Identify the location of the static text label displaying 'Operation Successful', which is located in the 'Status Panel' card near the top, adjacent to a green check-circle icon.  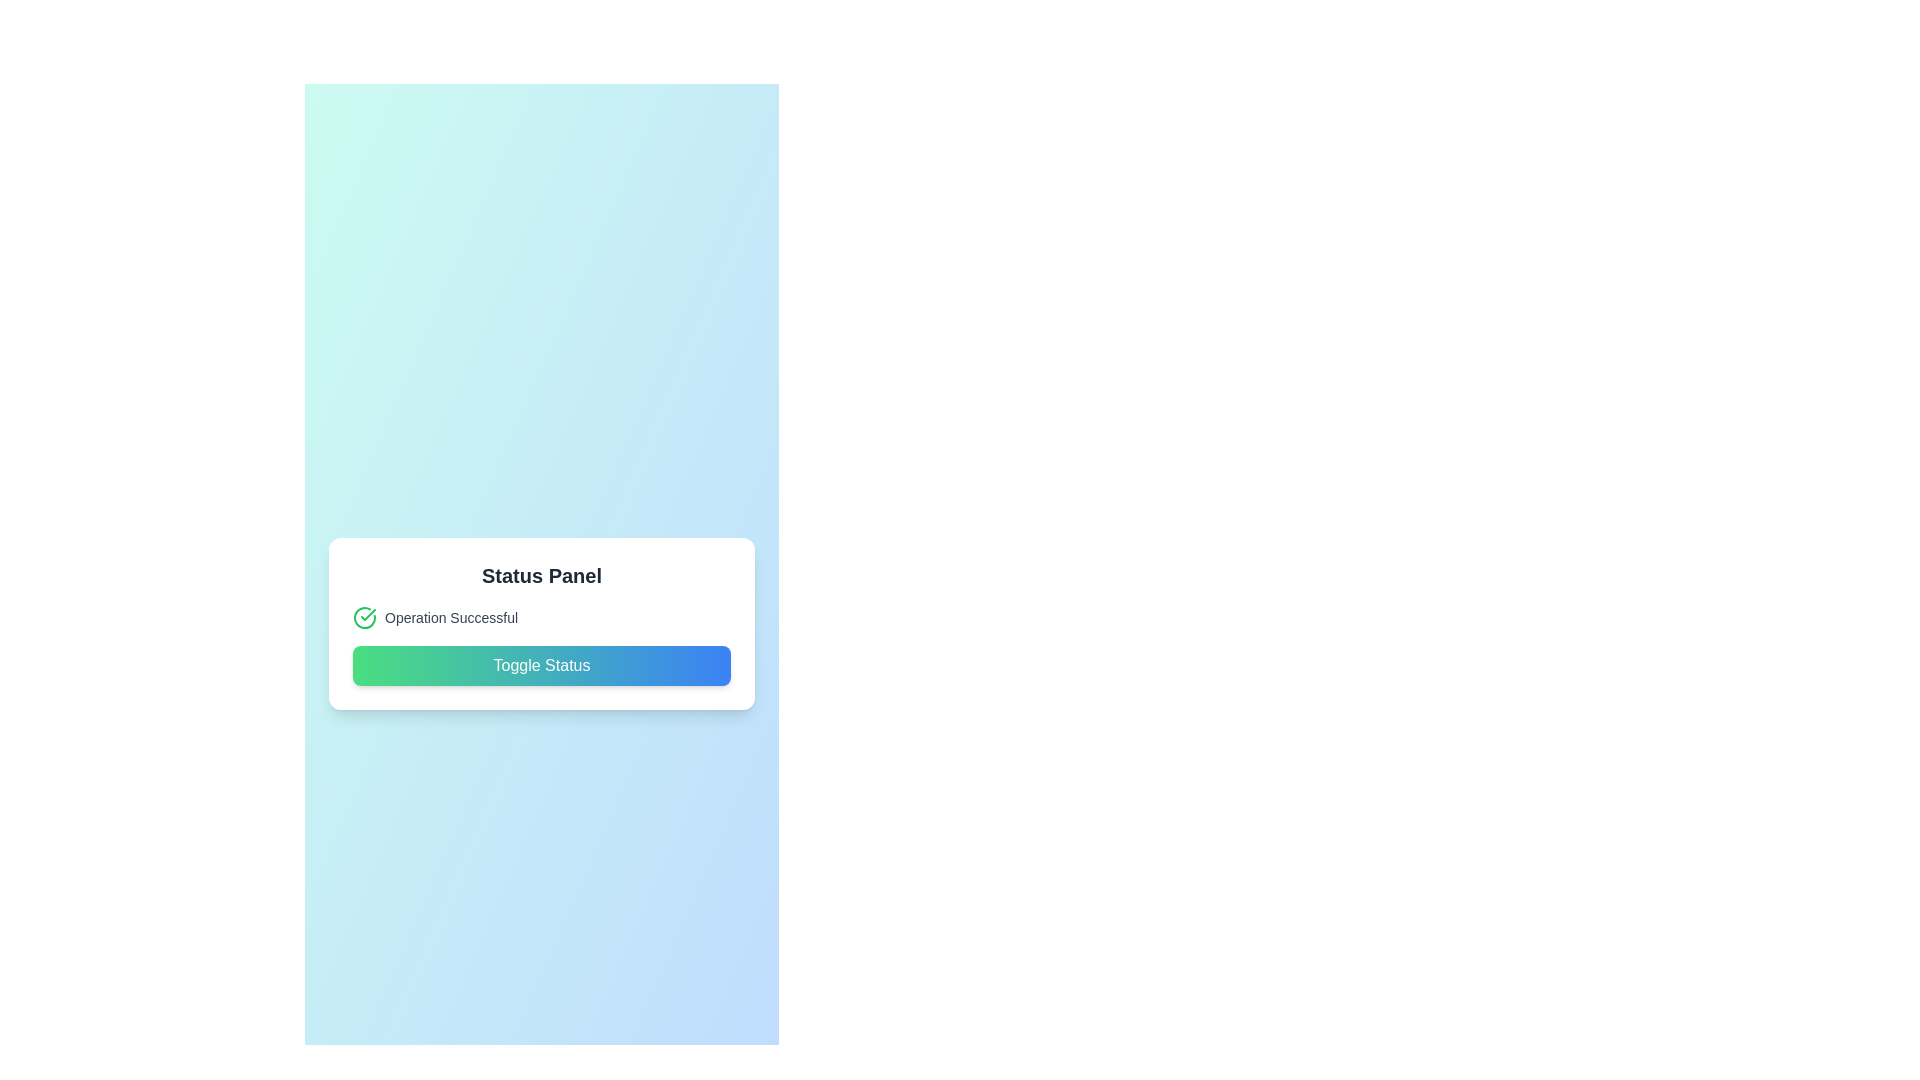
(450, 616).